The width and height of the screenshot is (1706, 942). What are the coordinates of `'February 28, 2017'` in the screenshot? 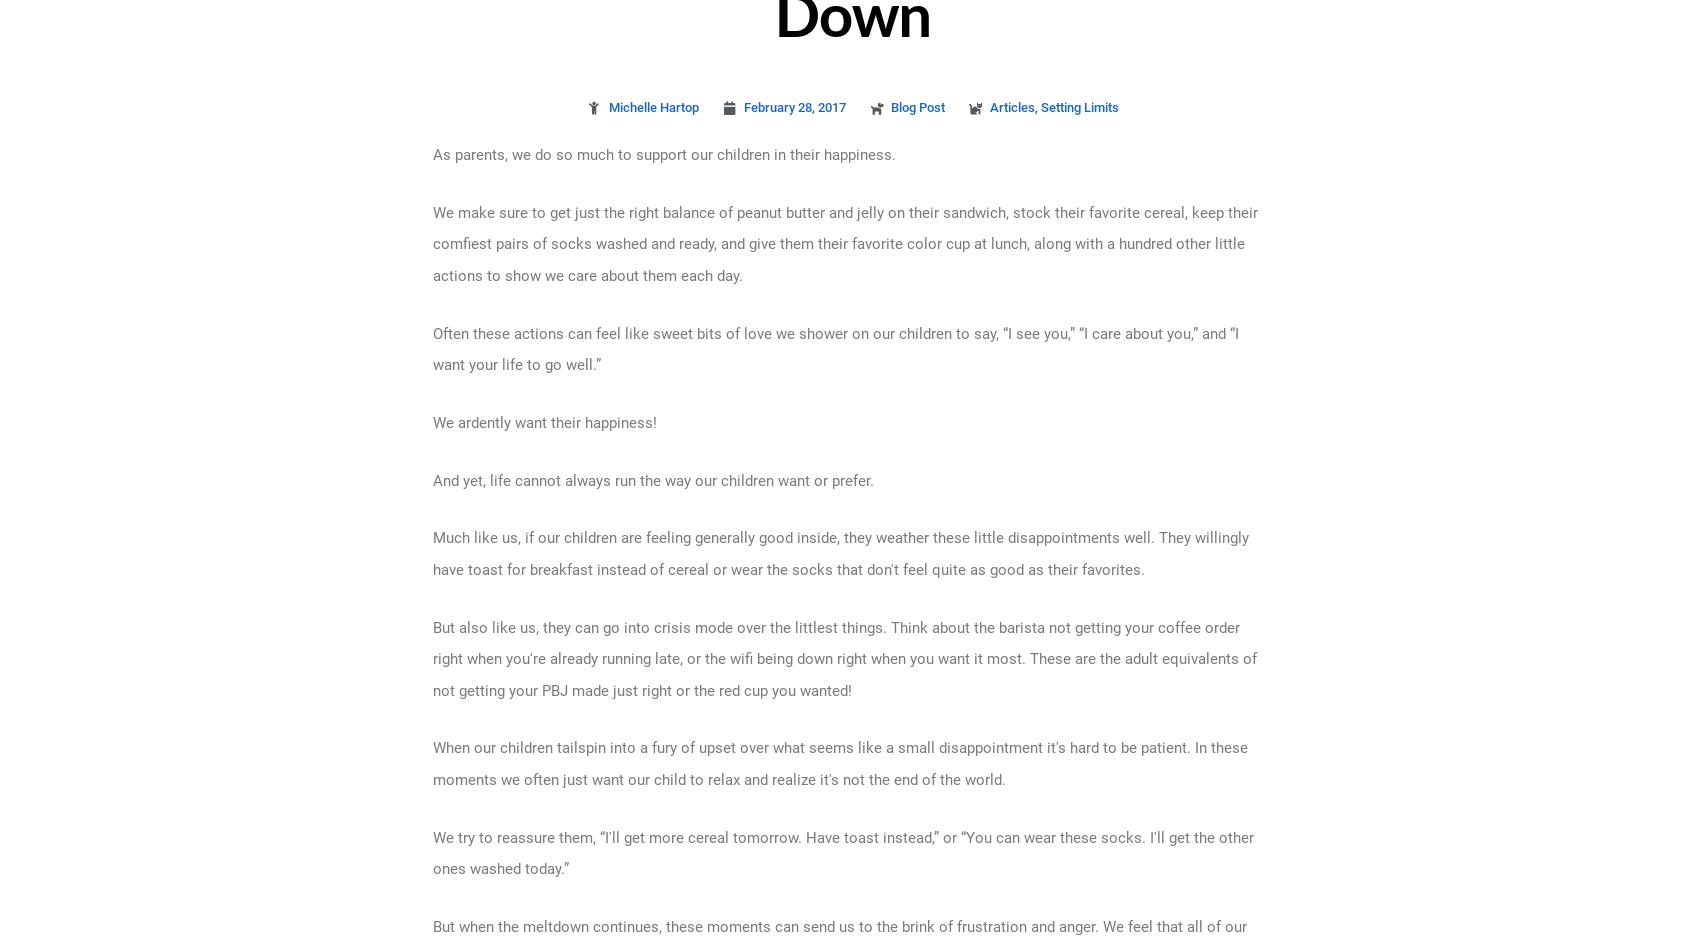 It's located at (741, 107).